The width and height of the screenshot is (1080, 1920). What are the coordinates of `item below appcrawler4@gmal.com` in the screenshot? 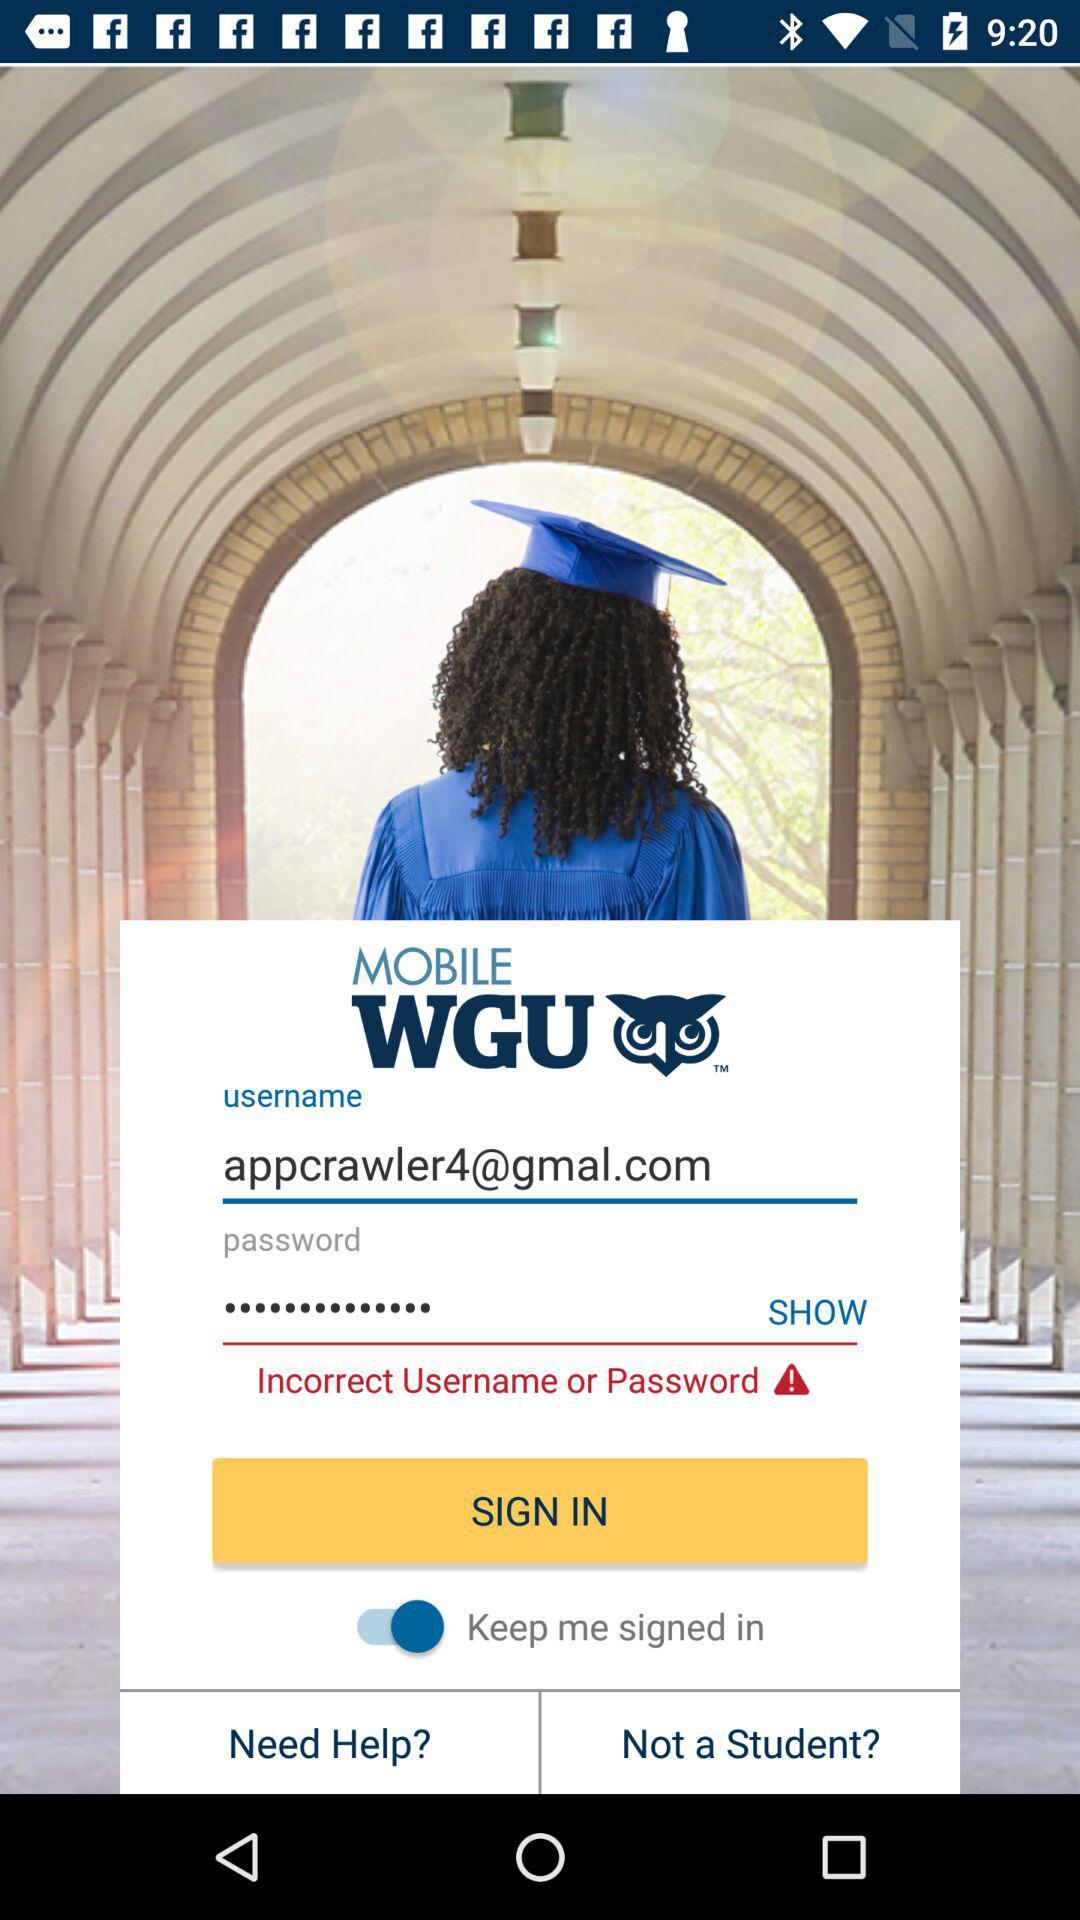 It's located at (540, 1308).